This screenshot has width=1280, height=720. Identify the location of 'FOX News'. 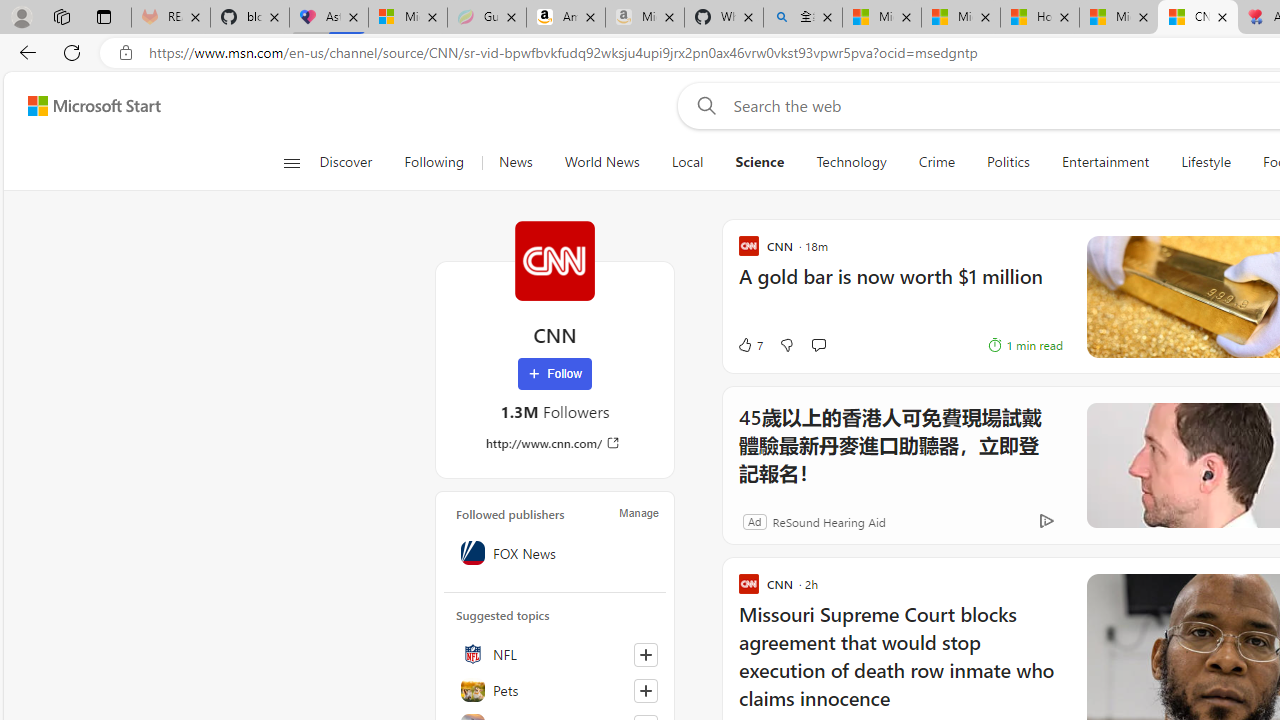
(555, 552).